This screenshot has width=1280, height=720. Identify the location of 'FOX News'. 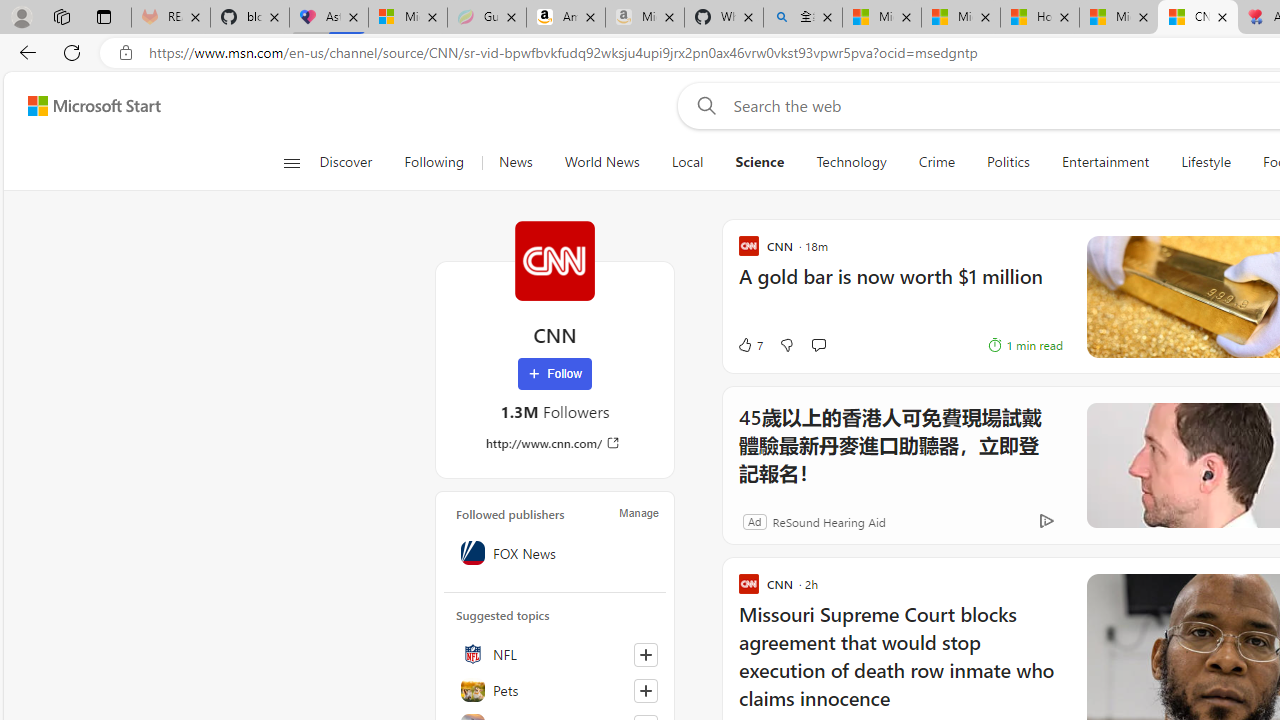
(555, 552).